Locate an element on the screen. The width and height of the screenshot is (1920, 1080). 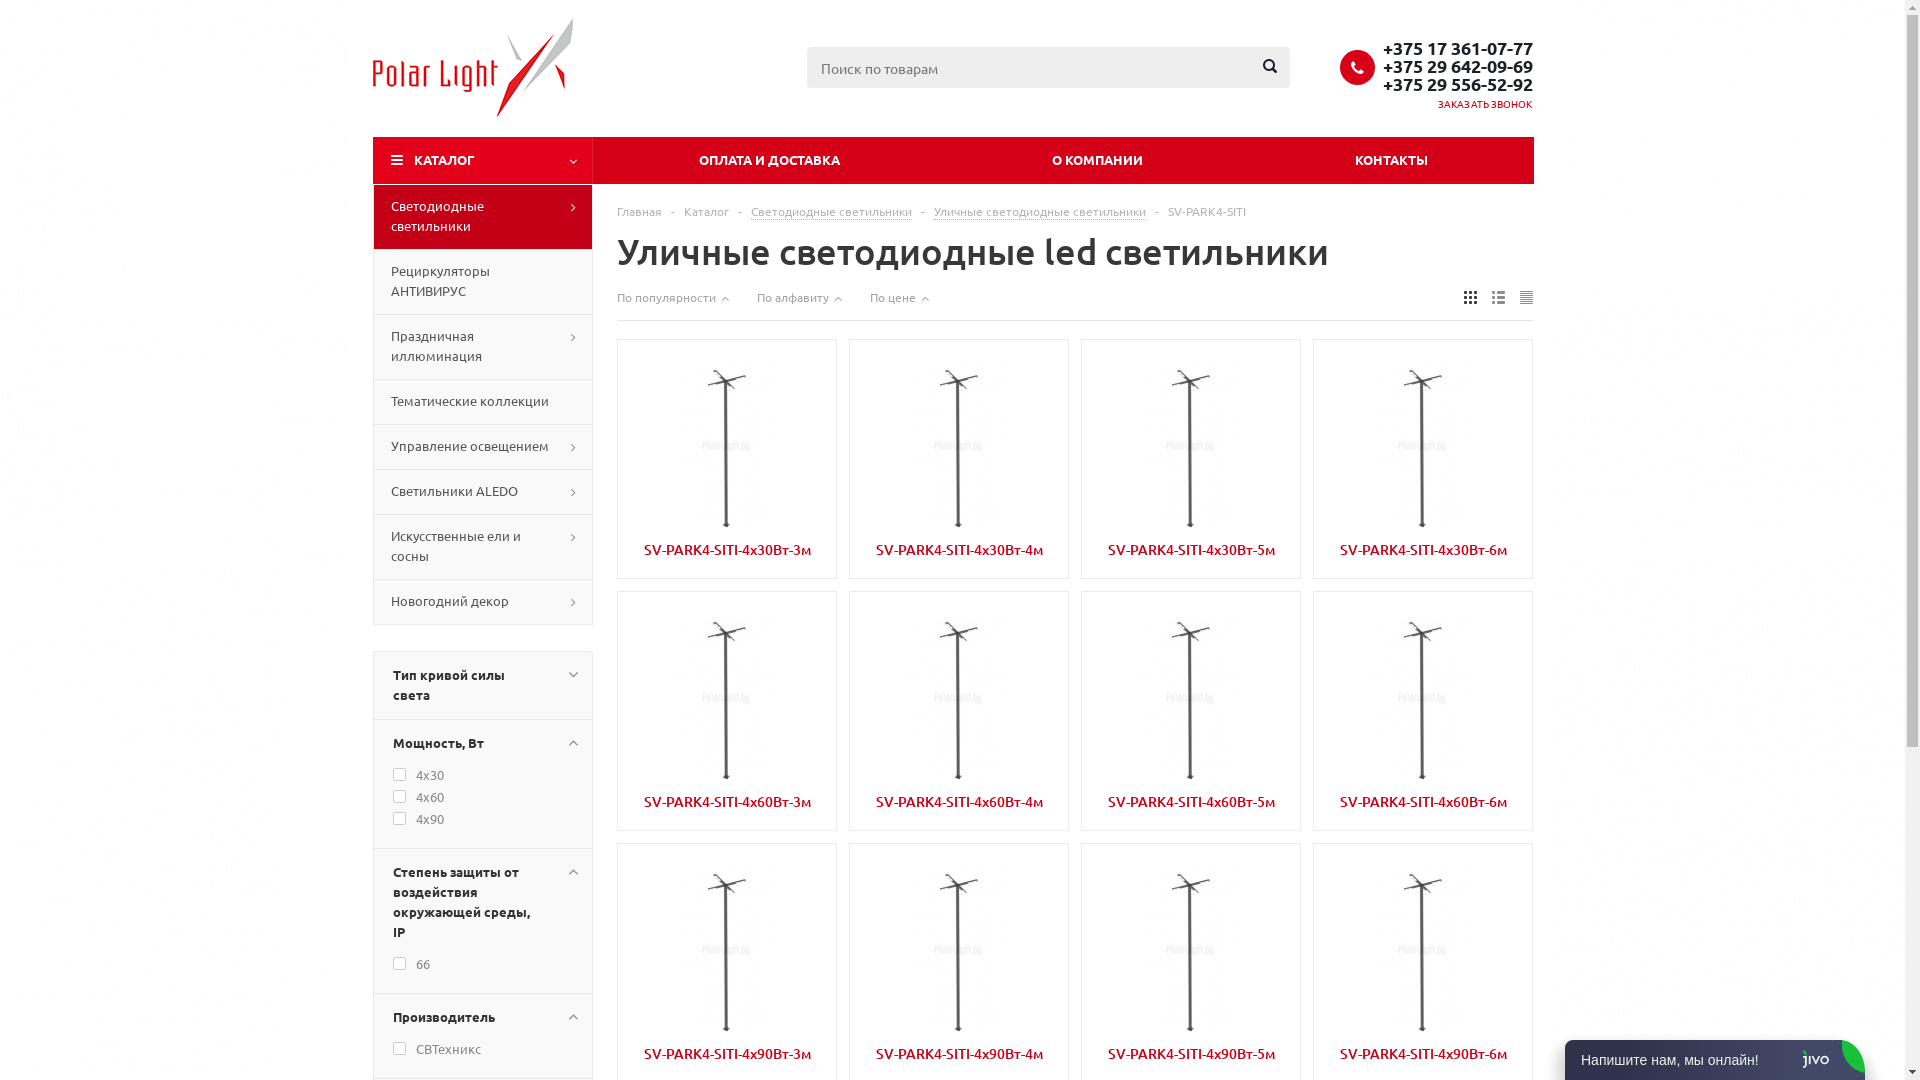
'Y' is located at coordinates (0, 6).